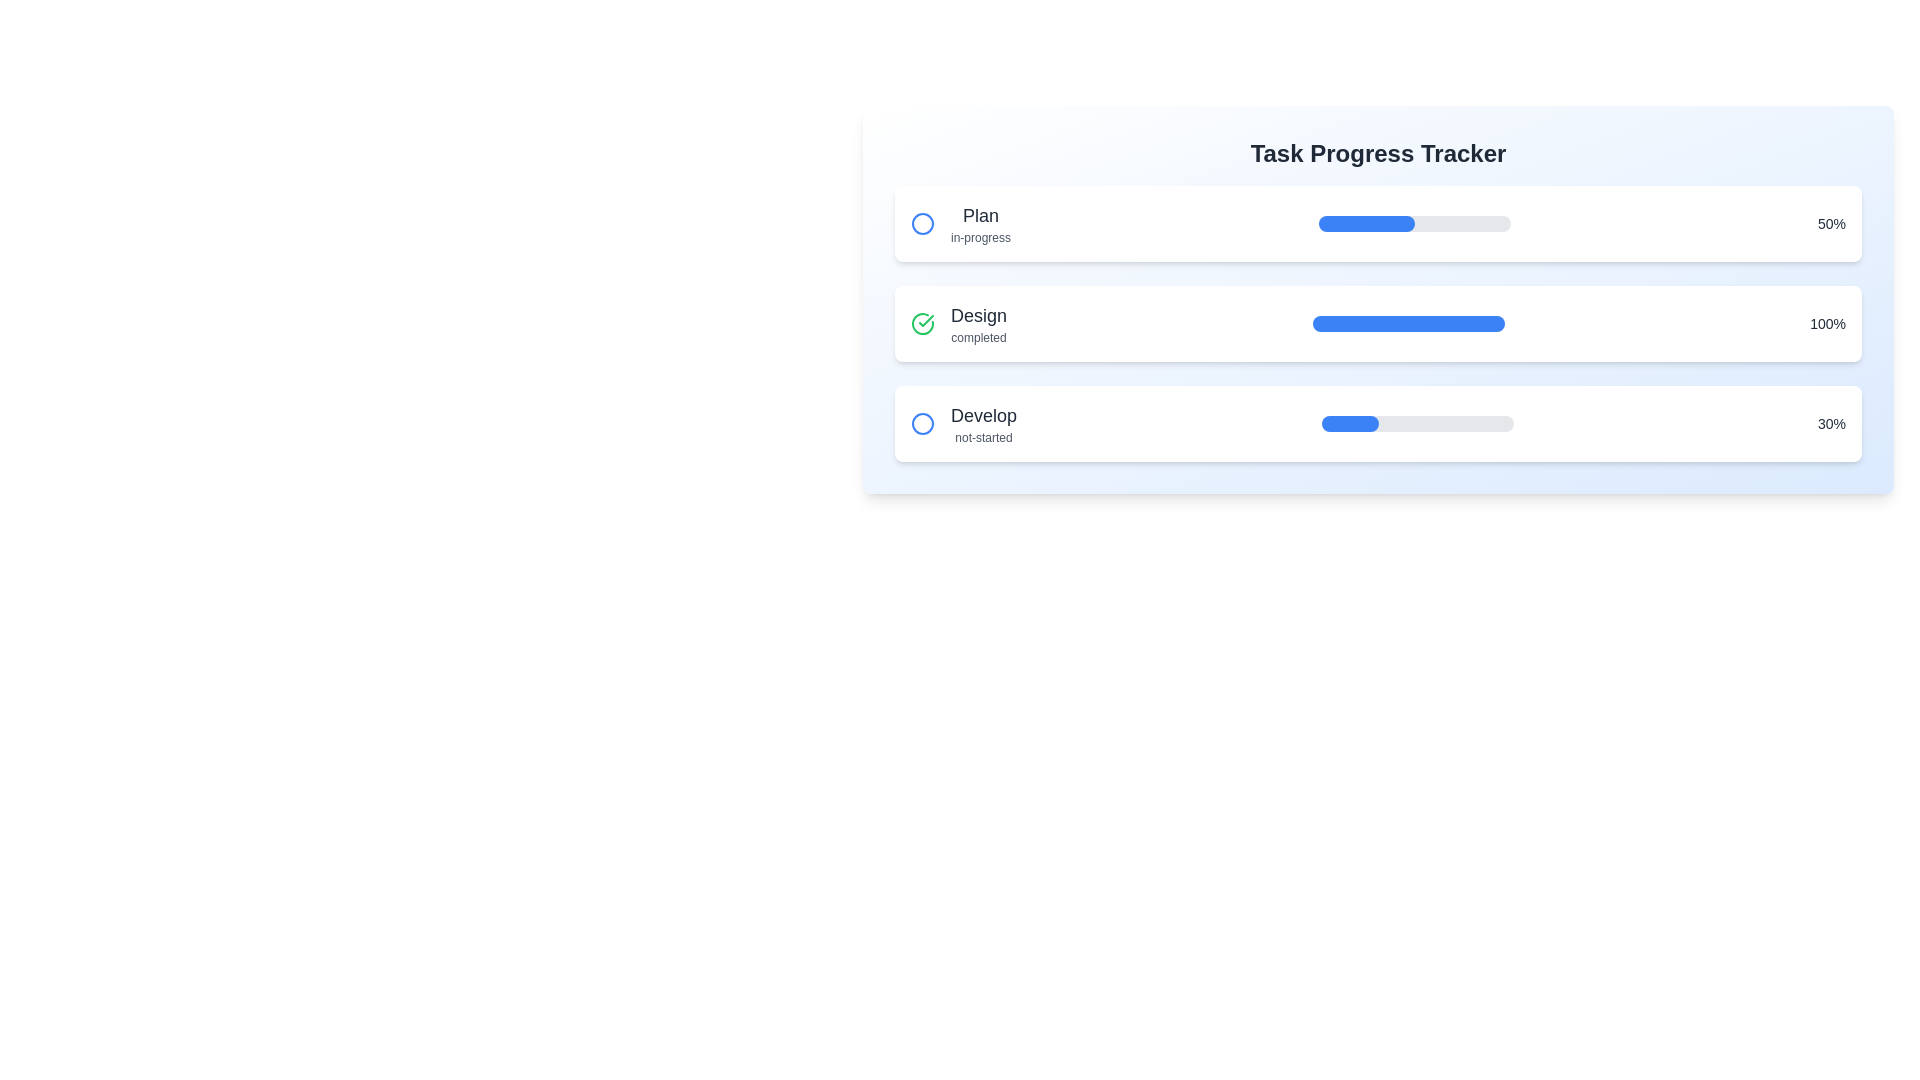 The width and height of the screenshot is (1920, 1080). I want to click on displayed information from the Section with progress indicator that provides an overview of the 'Plan' task's progress, including the textual description, progress bar, and completion percentage, so click(1377, 223).